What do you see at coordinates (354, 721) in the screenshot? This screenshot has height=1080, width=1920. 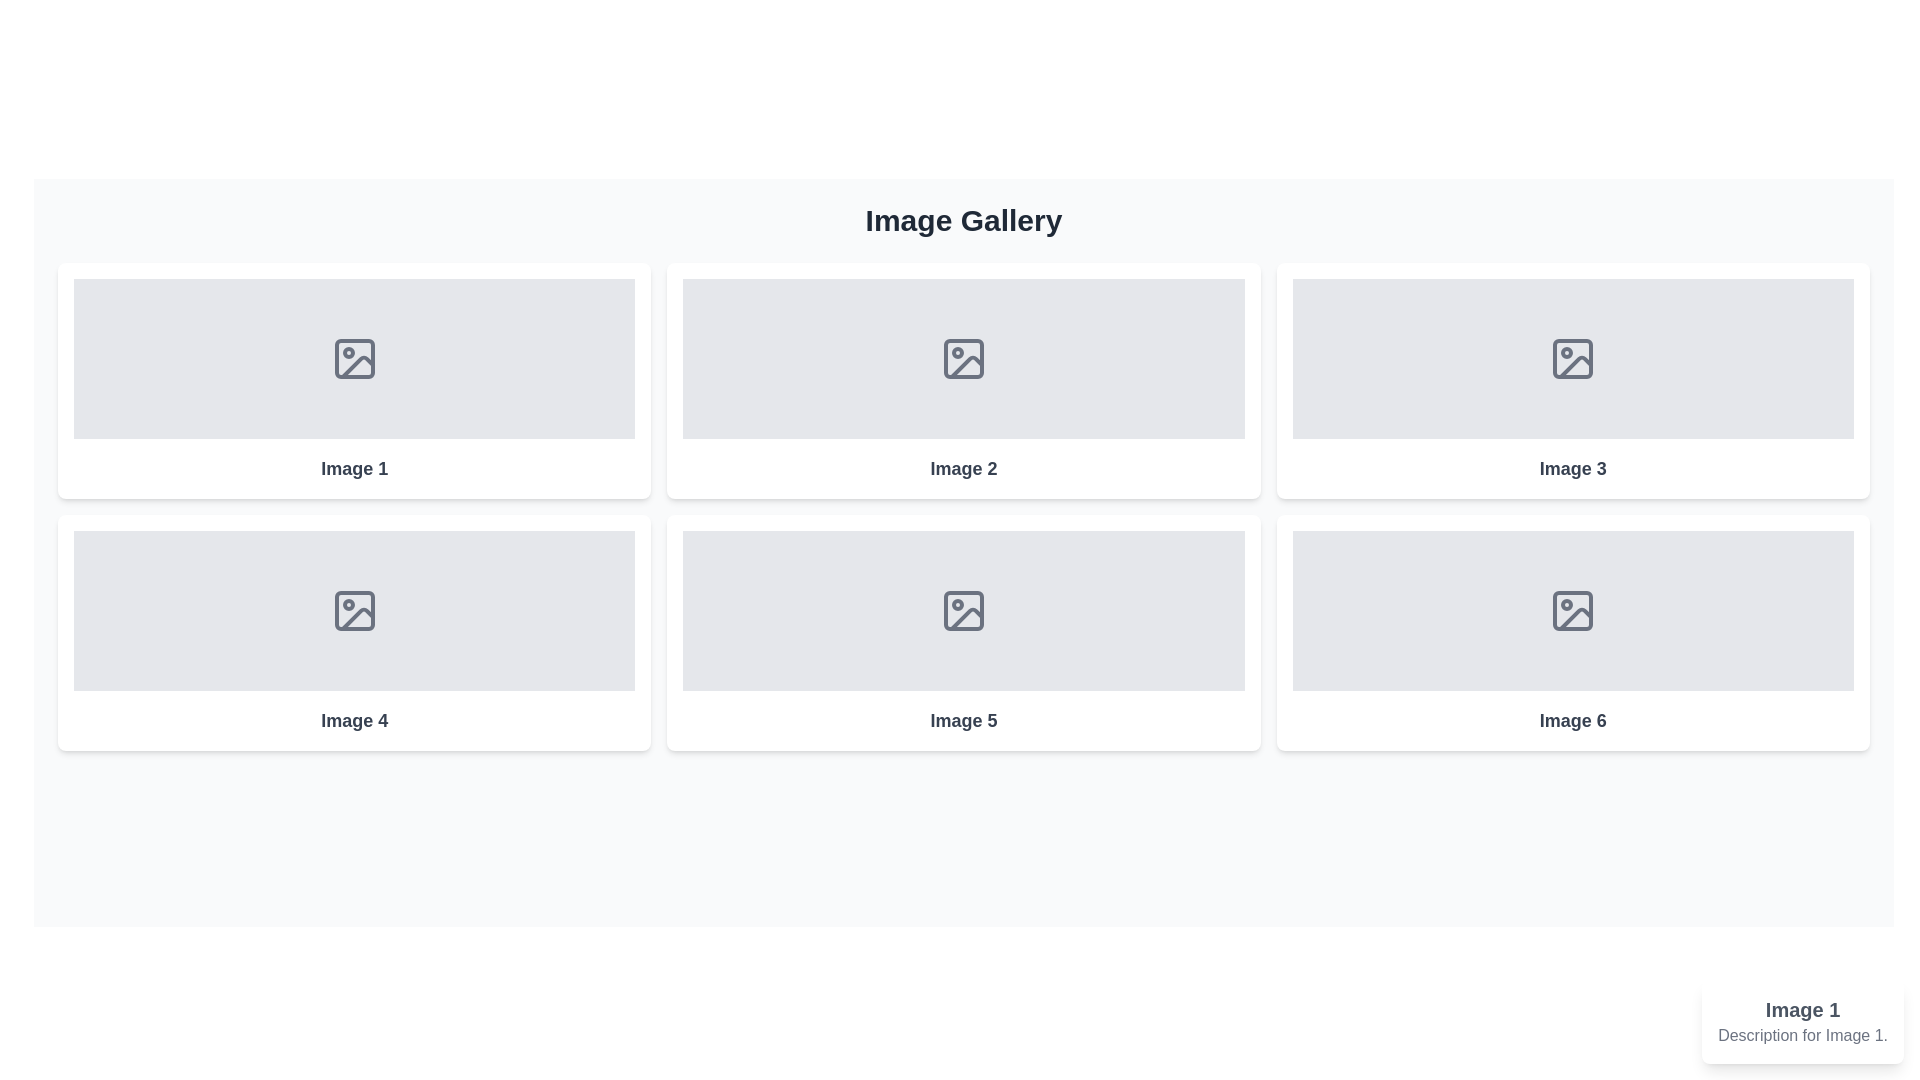 I see `text from the bold label displaying 'Image 4' located in the second row, first column of the grid layout` at bounding box center [354, 721].